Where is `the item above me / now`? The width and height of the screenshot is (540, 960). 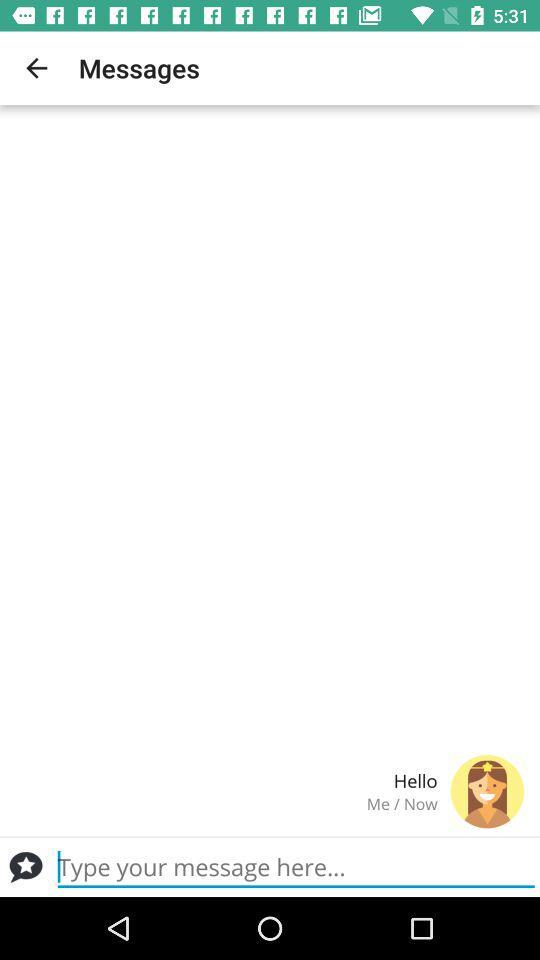
the item above me / now is located at coordinates (225, 779).